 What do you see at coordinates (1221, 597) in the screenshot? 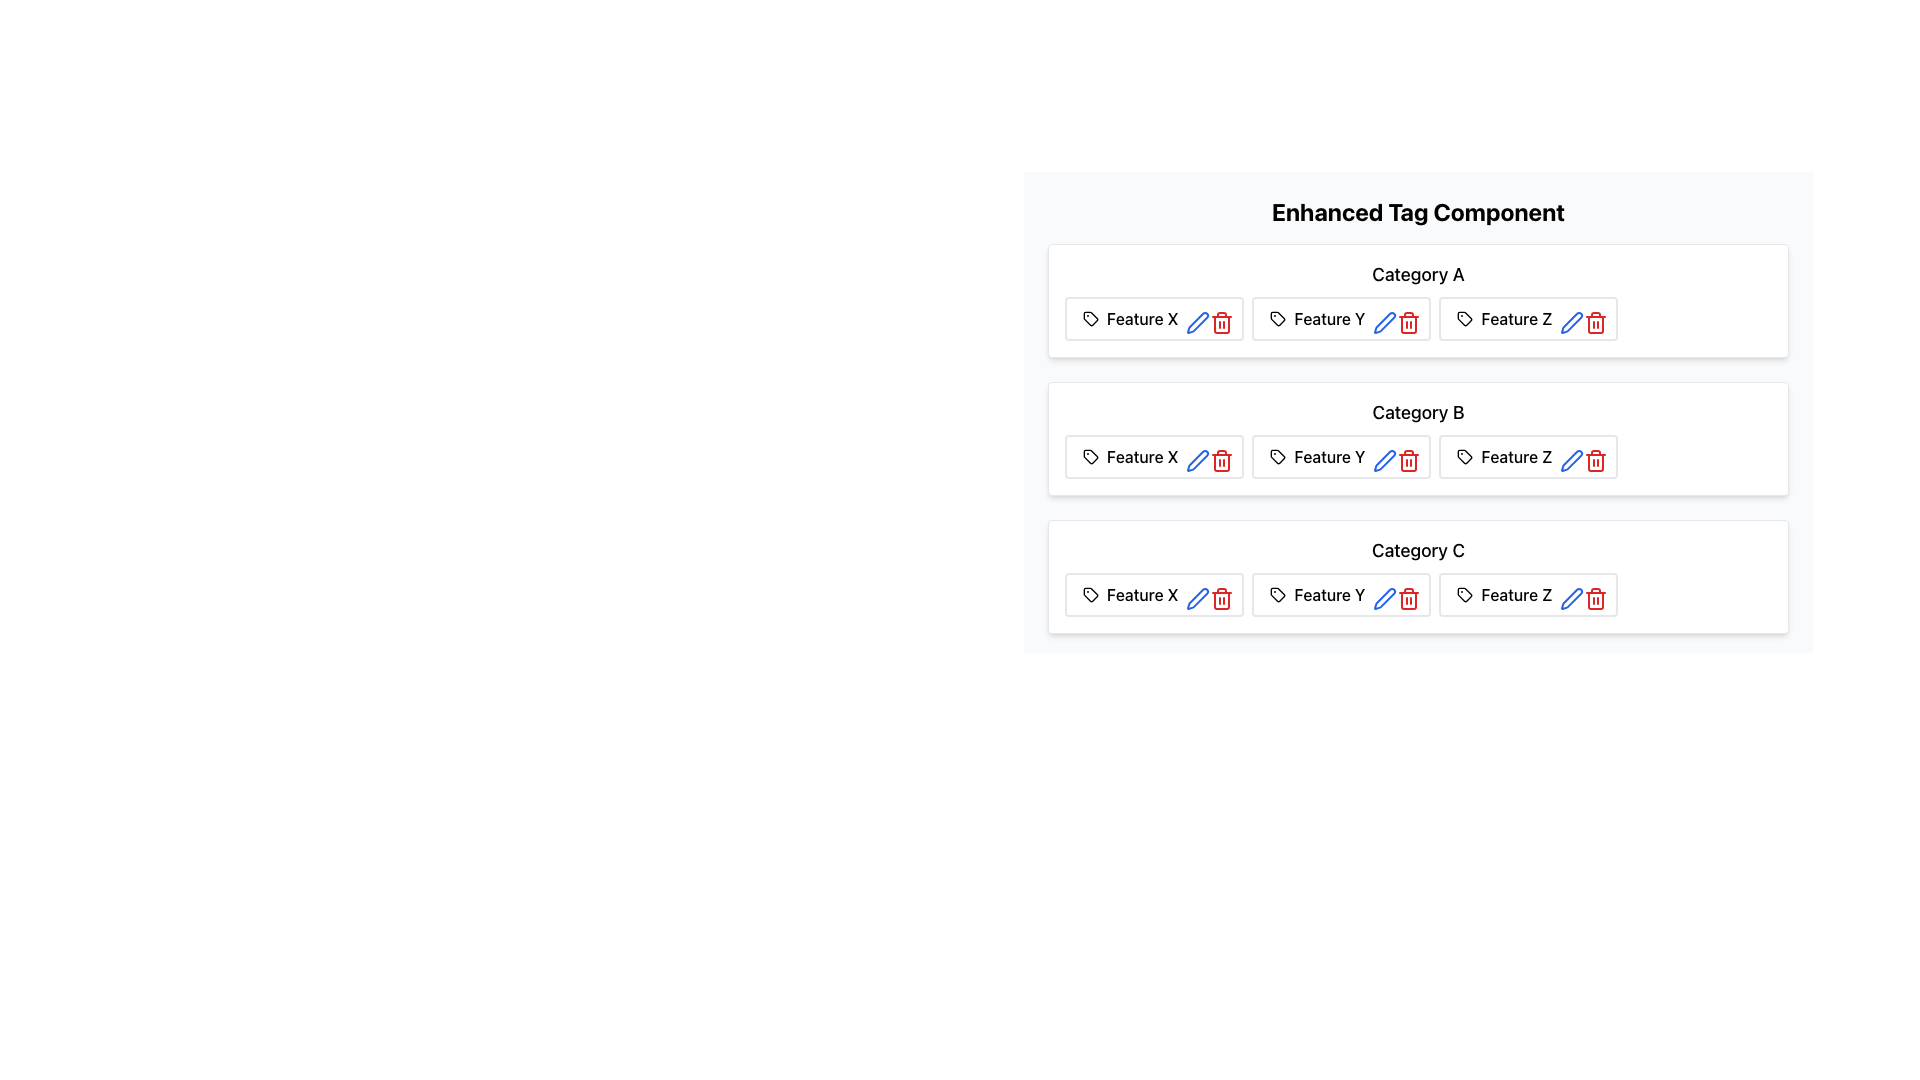
I see `the red trash can icon located in the rightmost section of the 'Feature X' entry within Category C` at bounding box center [1221, 597].